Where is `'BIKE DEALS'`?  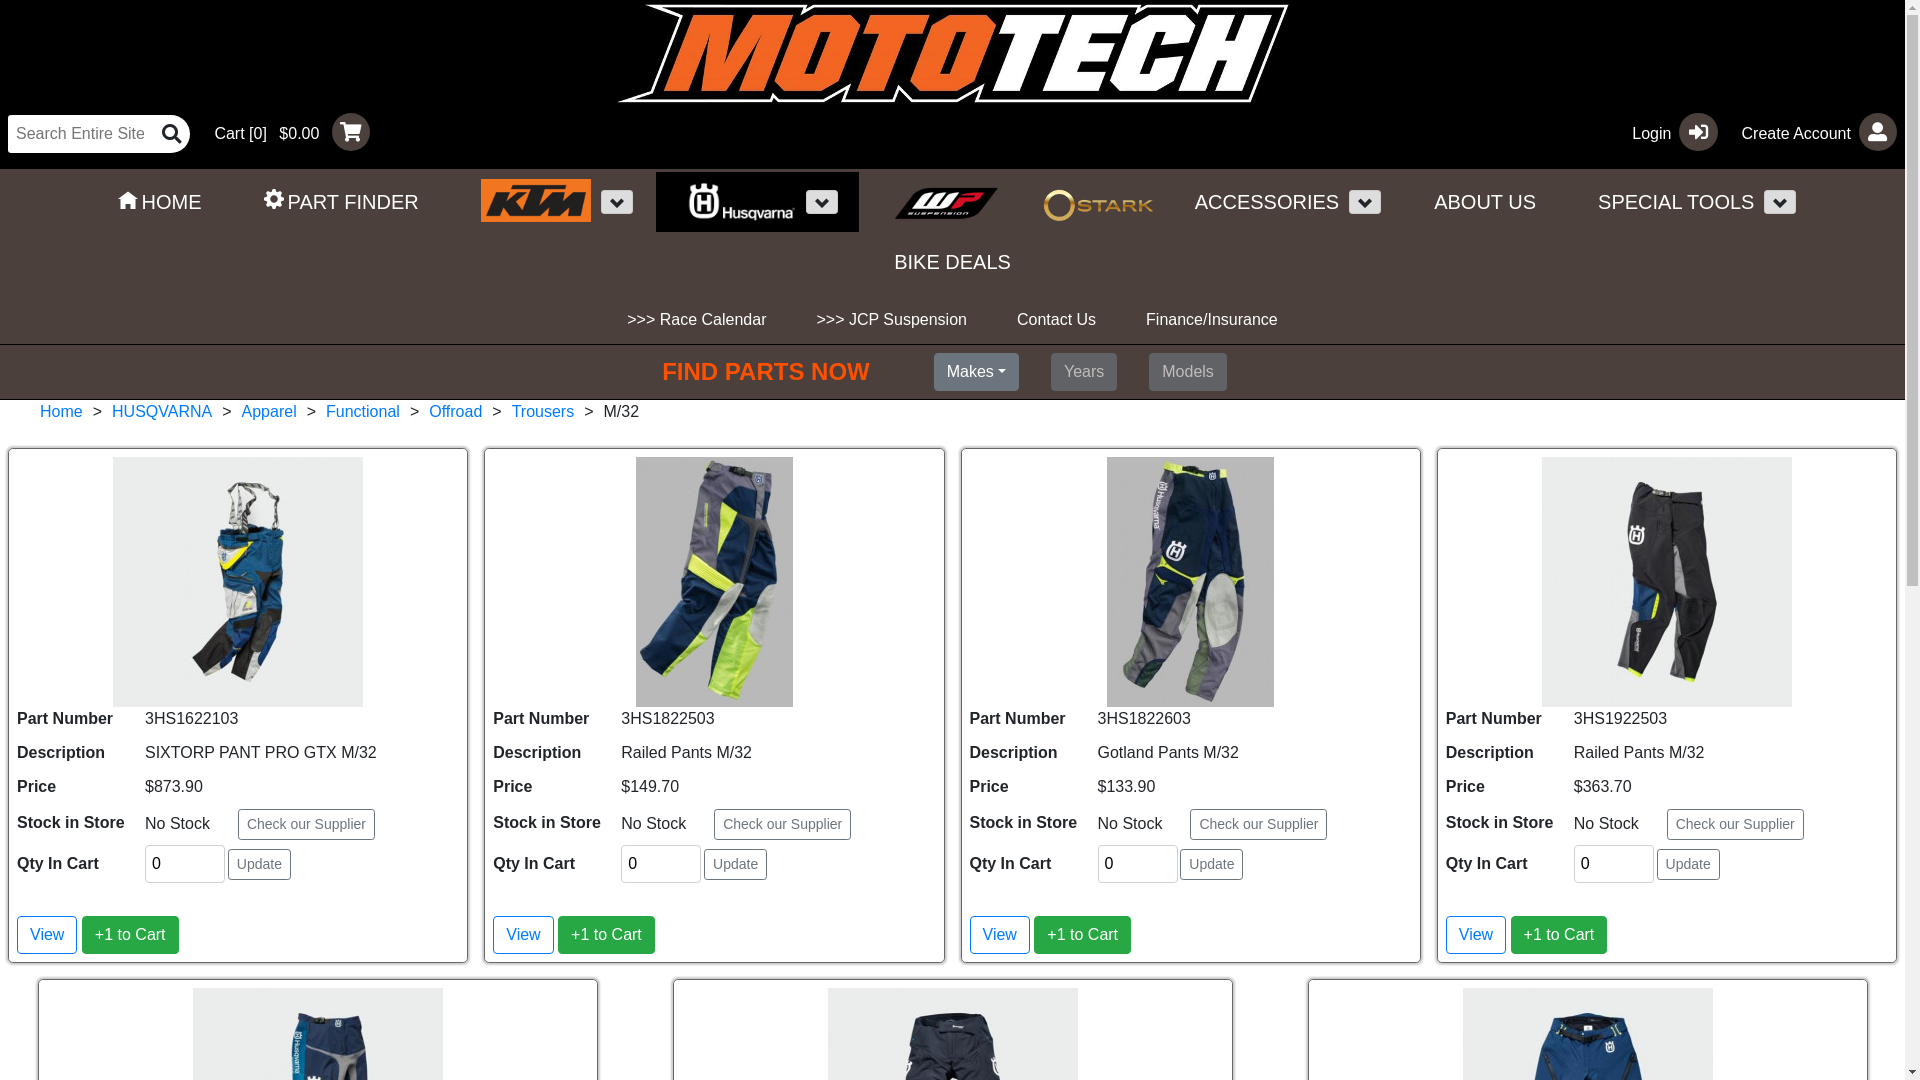 'BIKE DEALS' is located at coordinates (951, 261).